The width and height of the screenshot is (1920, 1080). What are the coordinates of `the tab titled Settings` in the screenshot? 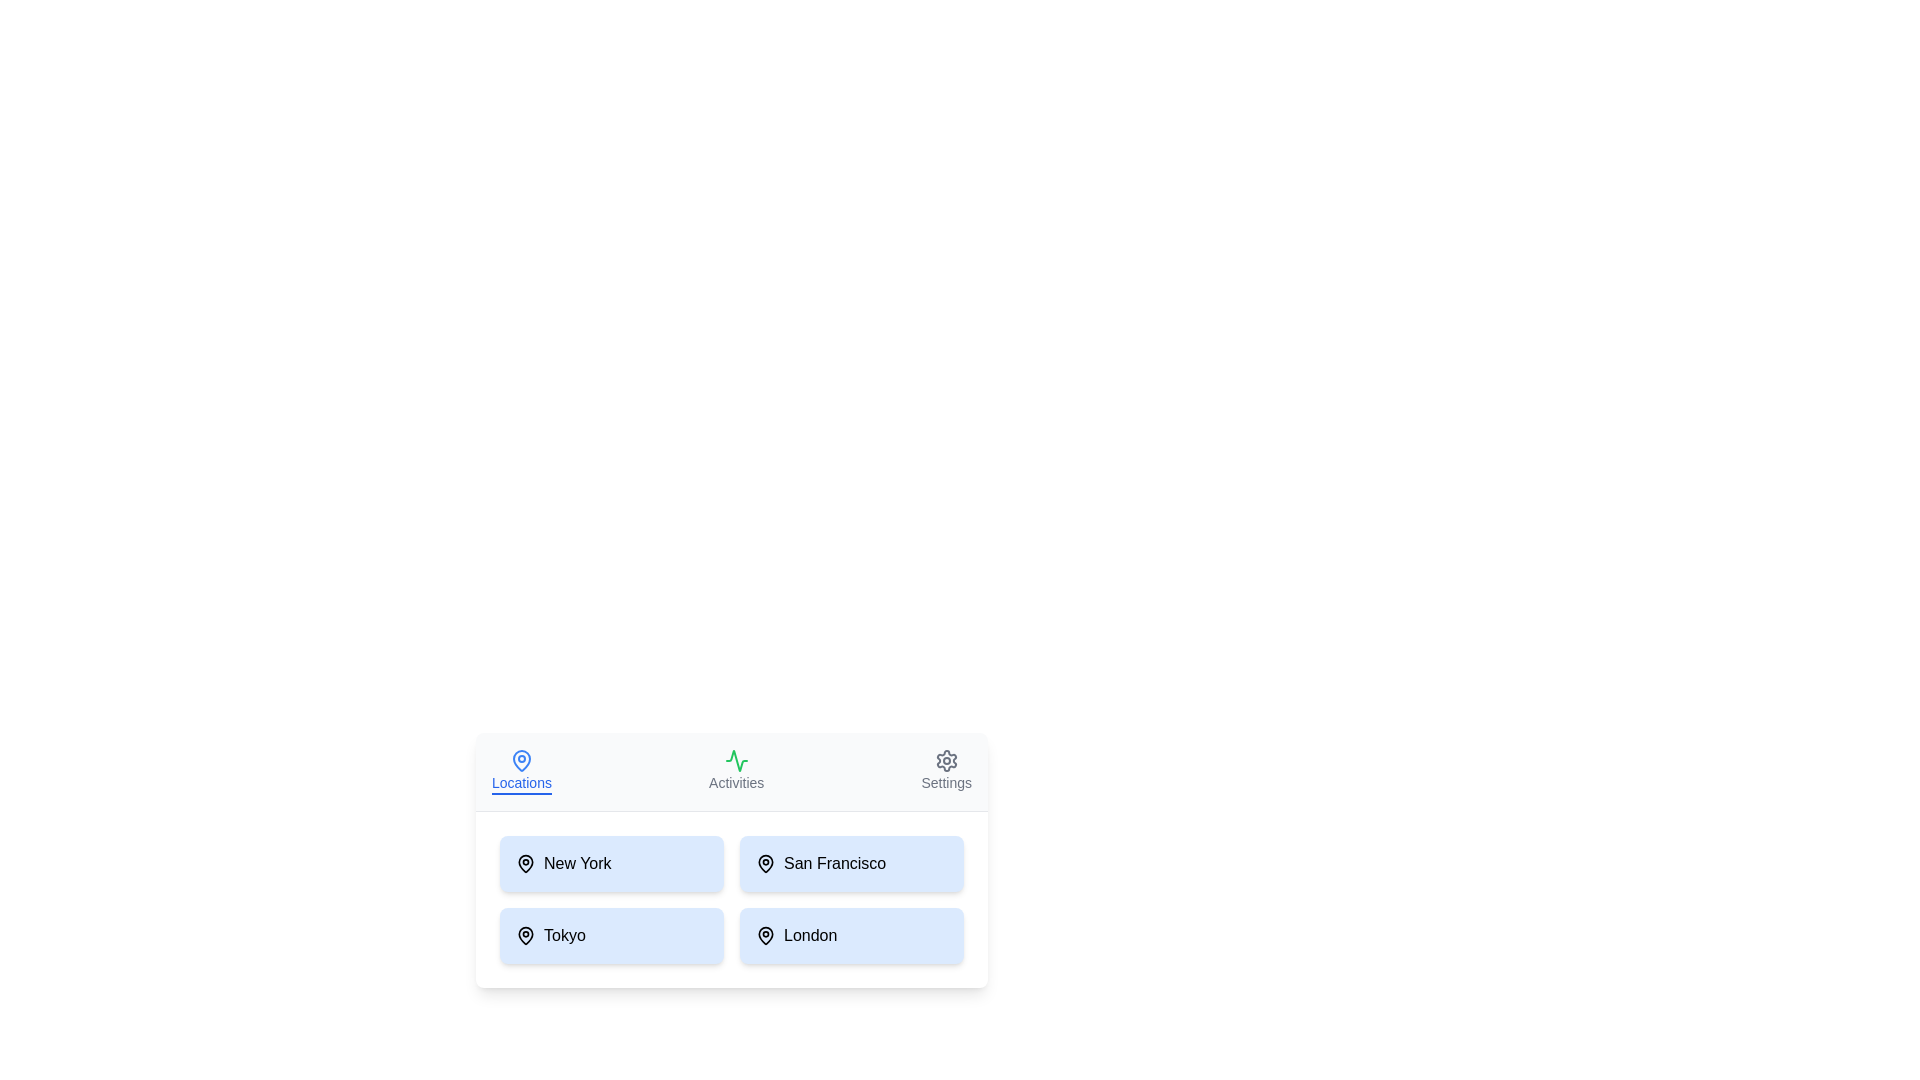 It's located at (944, 770).